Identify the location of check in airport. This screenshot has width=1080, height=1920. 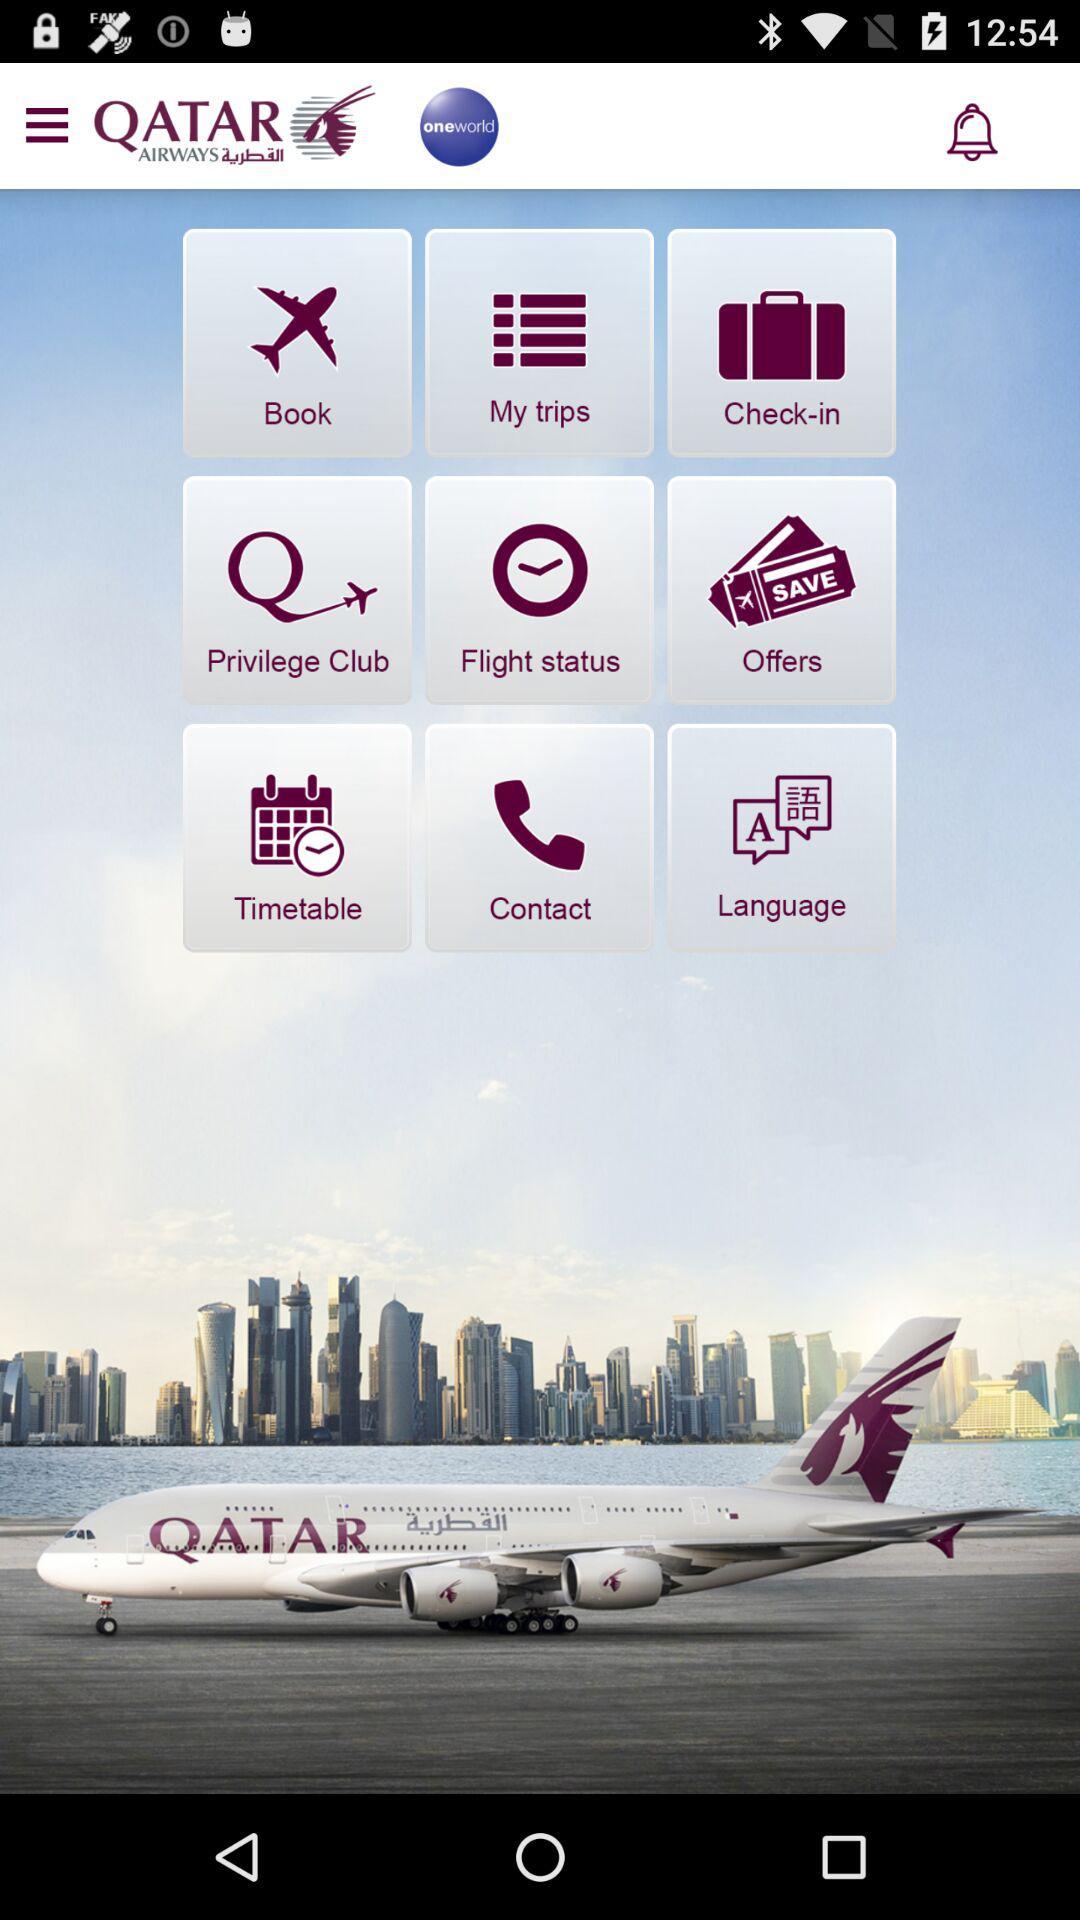
(780, 343).